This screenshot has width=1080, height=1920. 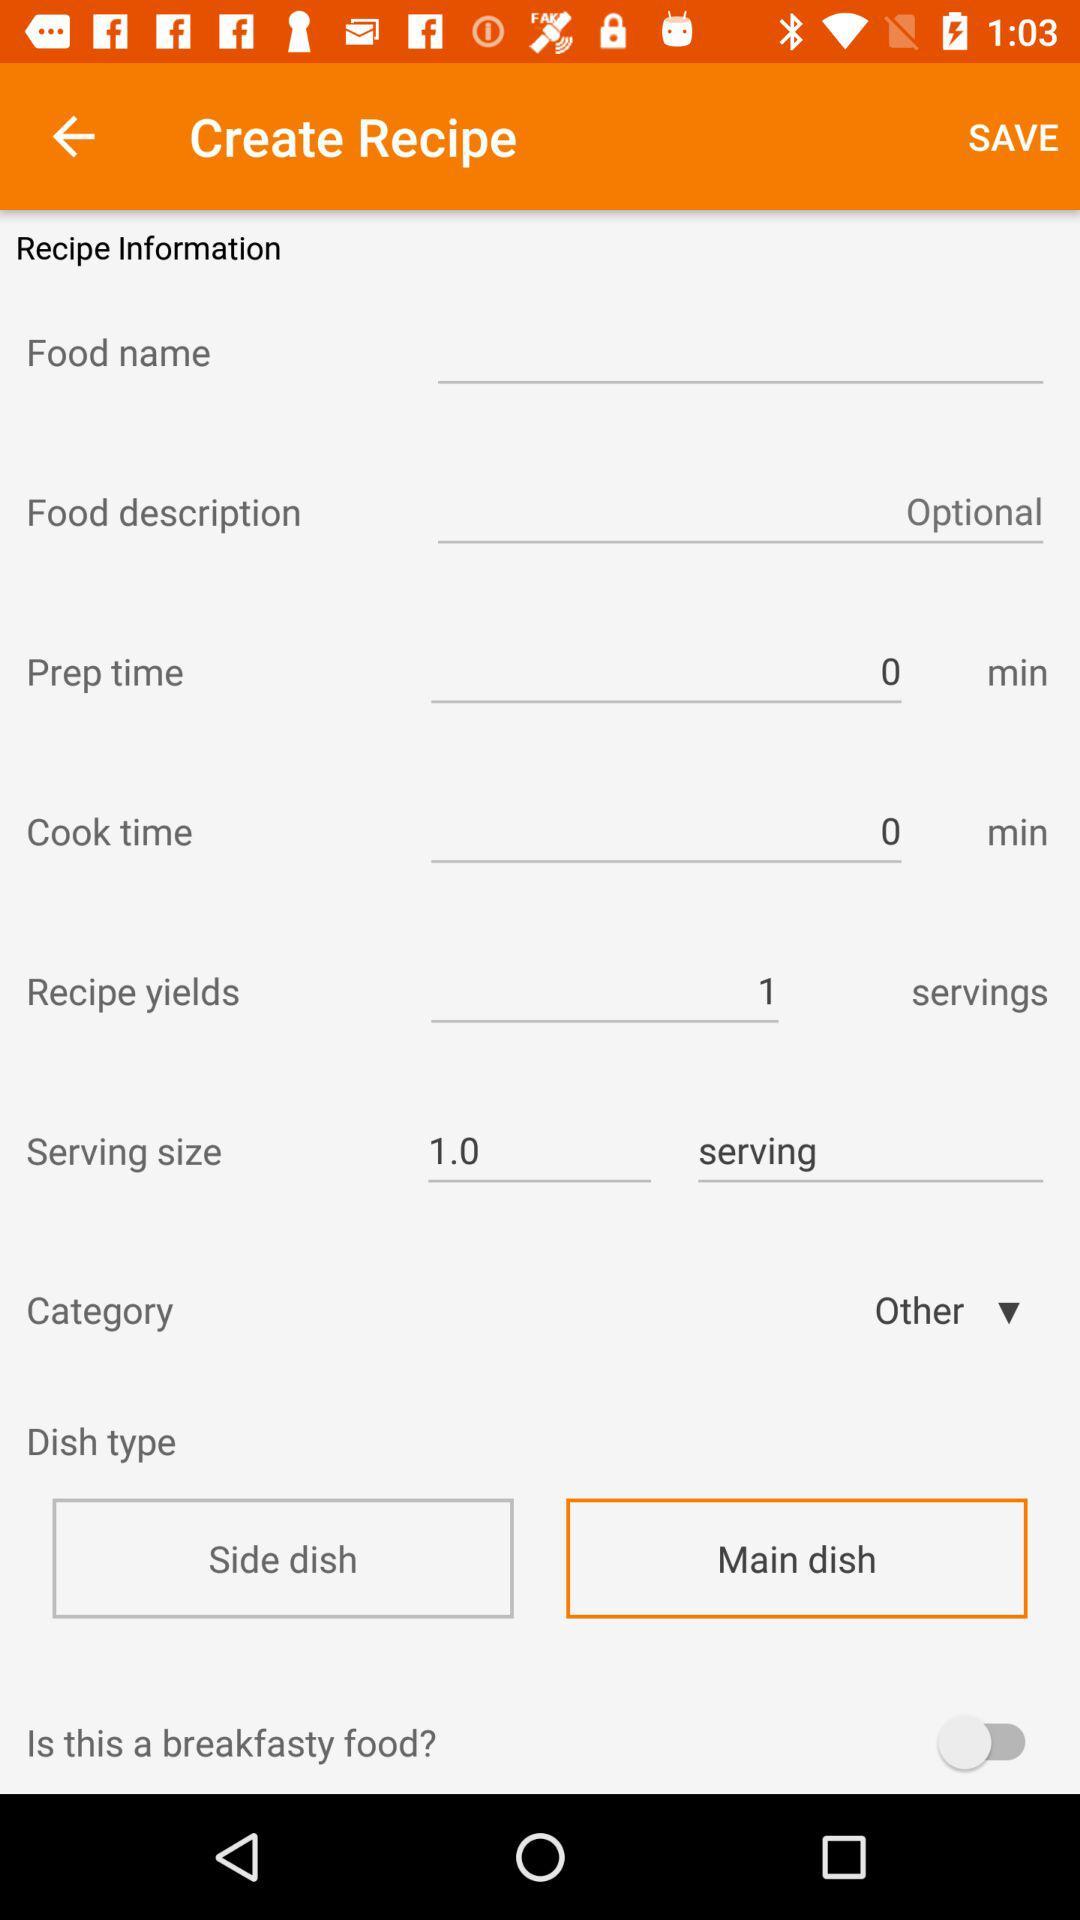 I want to click on icon below side dish icon, so click(x=540, y=1679).